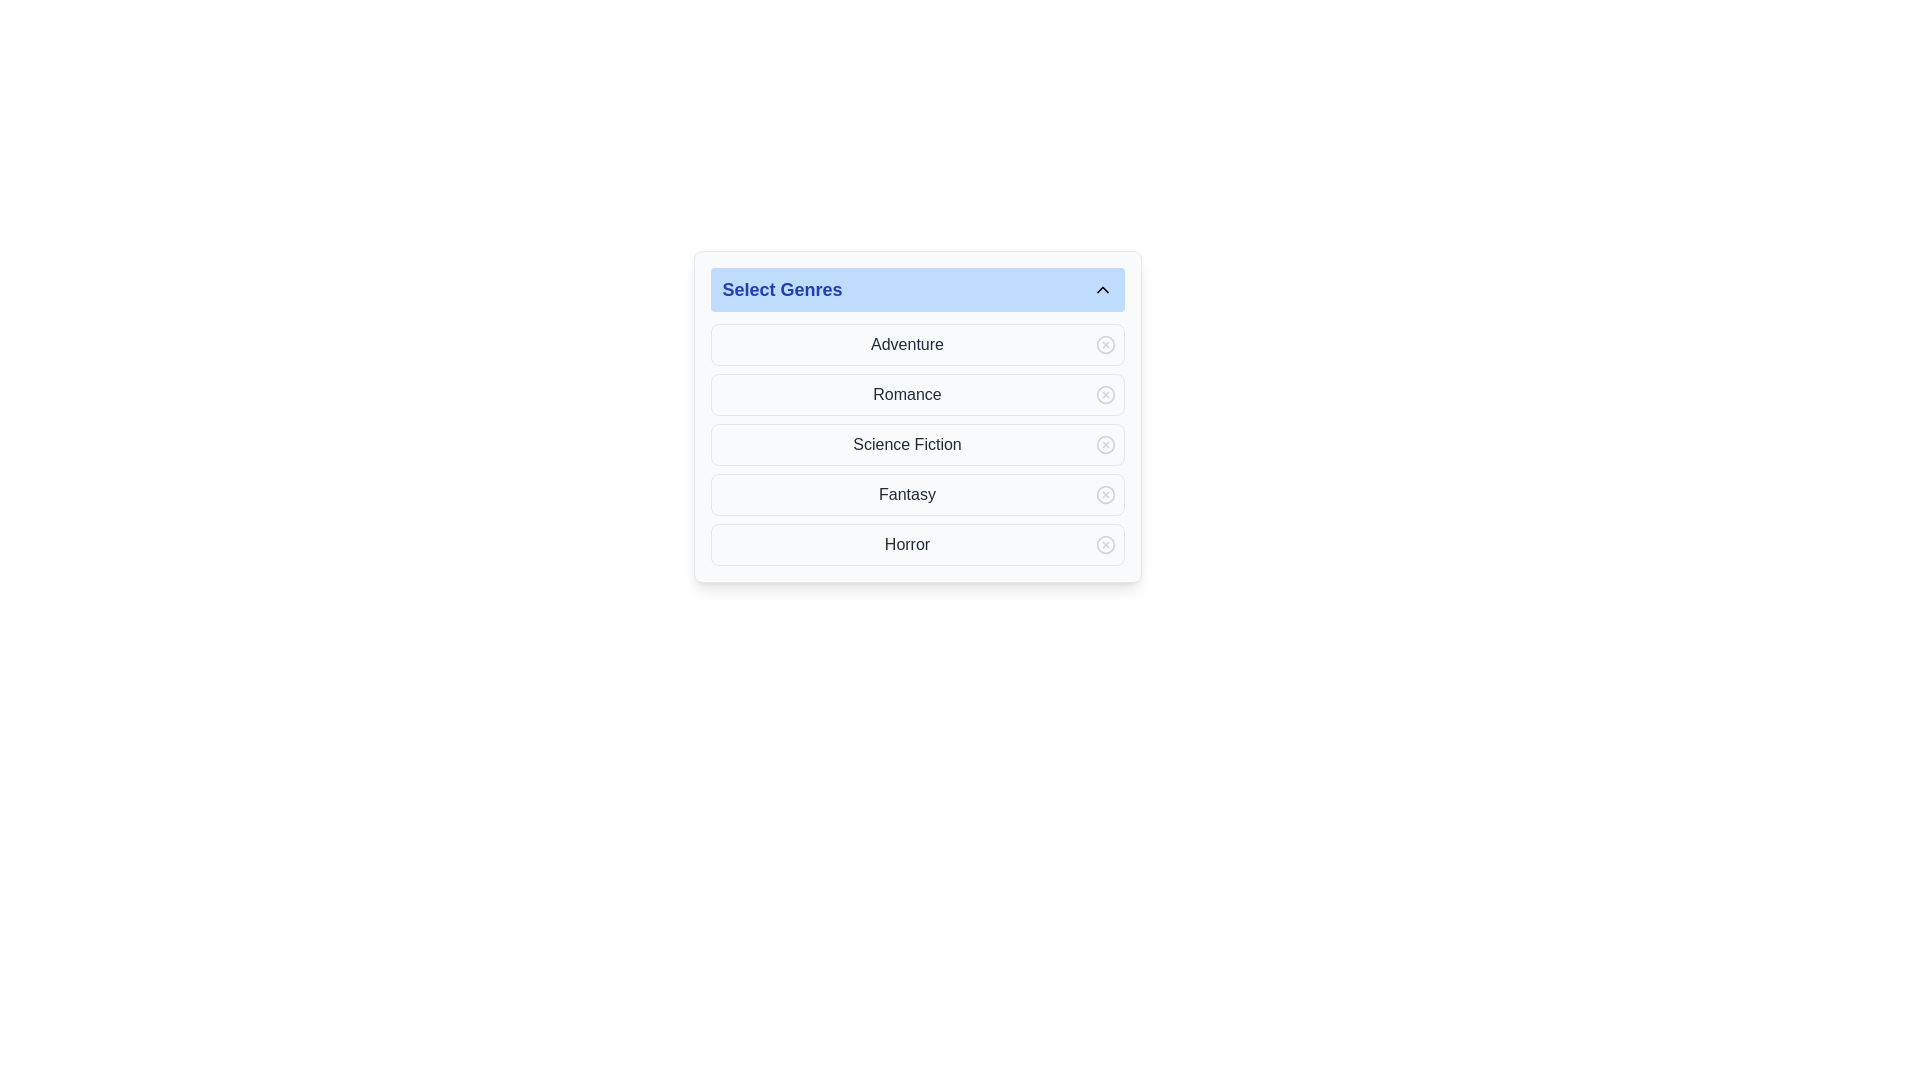 This screenshot has height=1080, width=1920. Describe the element at coordinates (906, 443) in the screenshot. I see `the 'Science Fiction' text label, which is displayed in dark gray font within the third row of selectable categories under 'Select Genres'` at that location.